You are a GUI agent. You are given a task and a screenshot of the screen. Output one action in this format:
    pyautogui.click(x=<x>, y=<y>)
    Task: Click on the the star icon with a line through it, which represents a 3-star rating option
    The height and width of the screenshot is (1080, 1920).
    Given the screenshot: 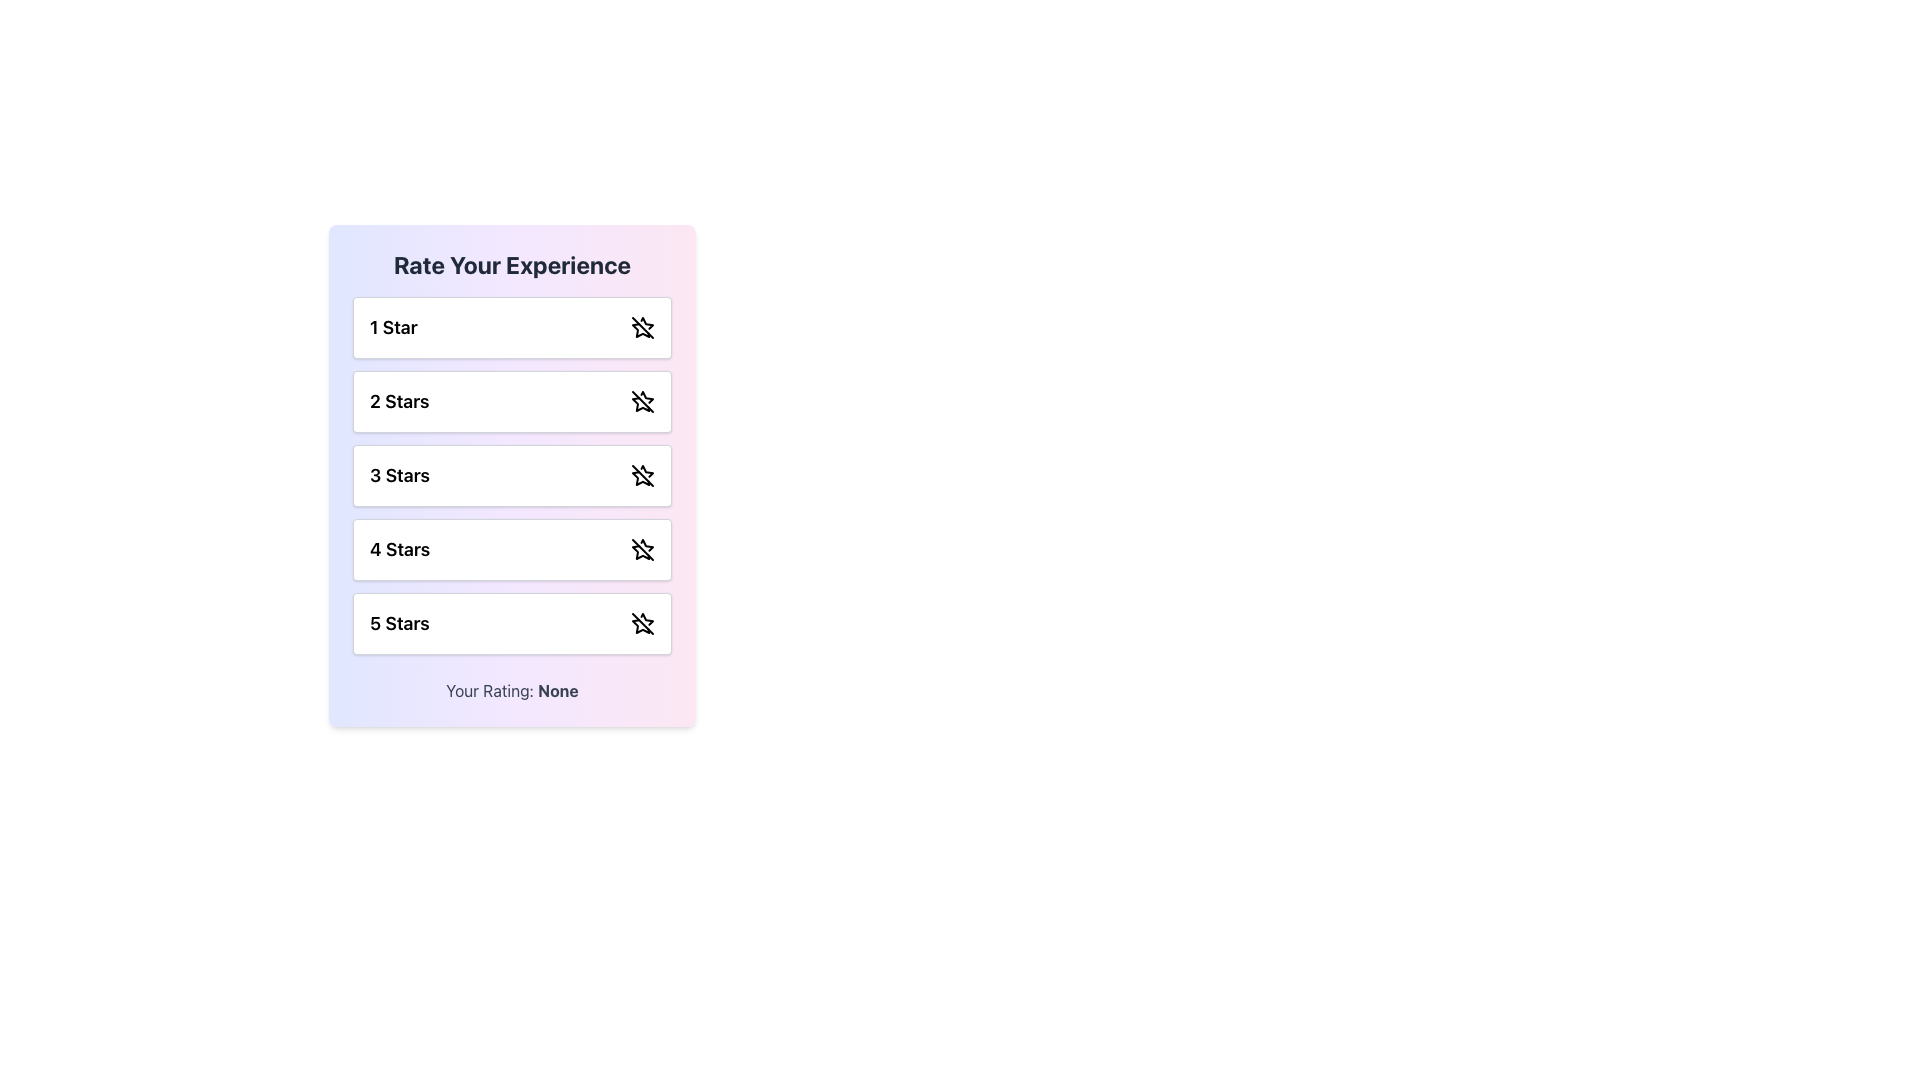 What is the action you would take?
    pyautogui.click(x=643, y=475)
    